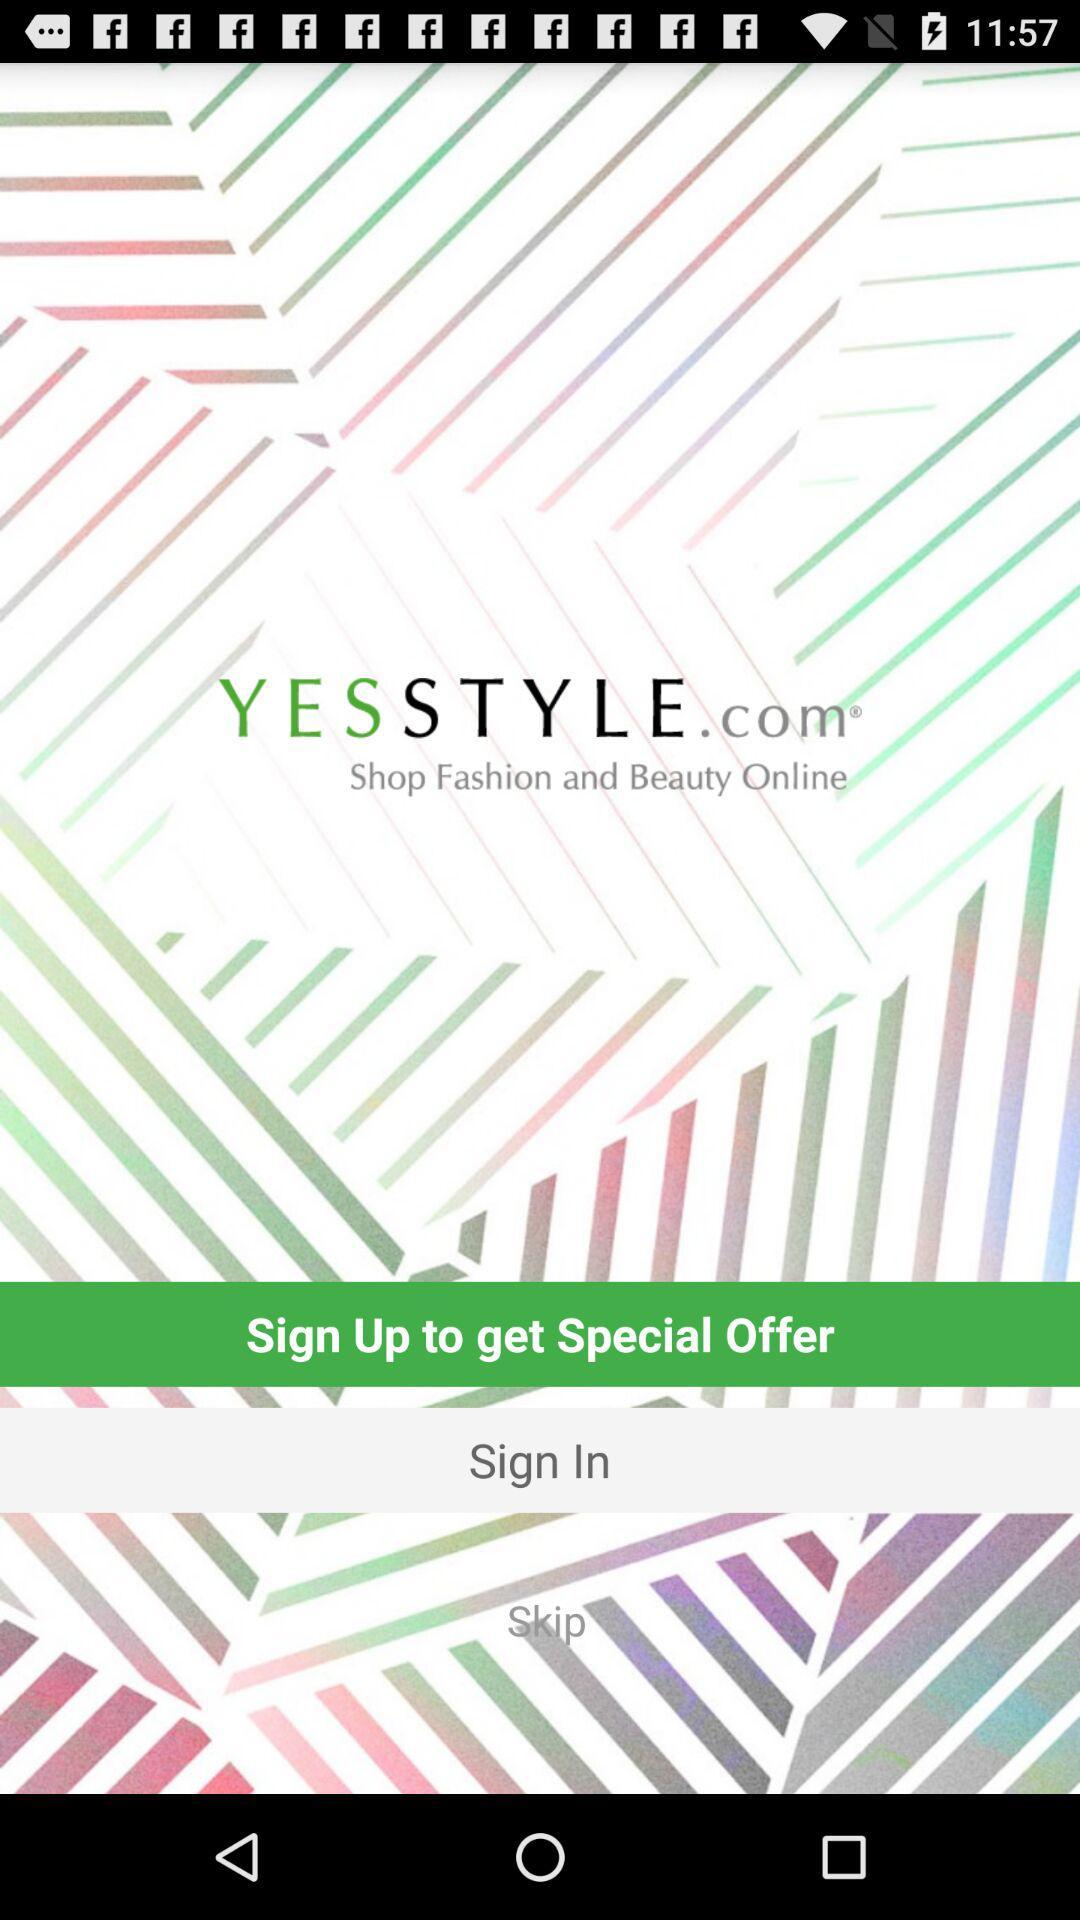 This screenshot has height=1920, width=1080. What do you see at coordinates (540, 1334) in the screenshot?
I see `app above the sign in item` at bounding box center [540, 1334].